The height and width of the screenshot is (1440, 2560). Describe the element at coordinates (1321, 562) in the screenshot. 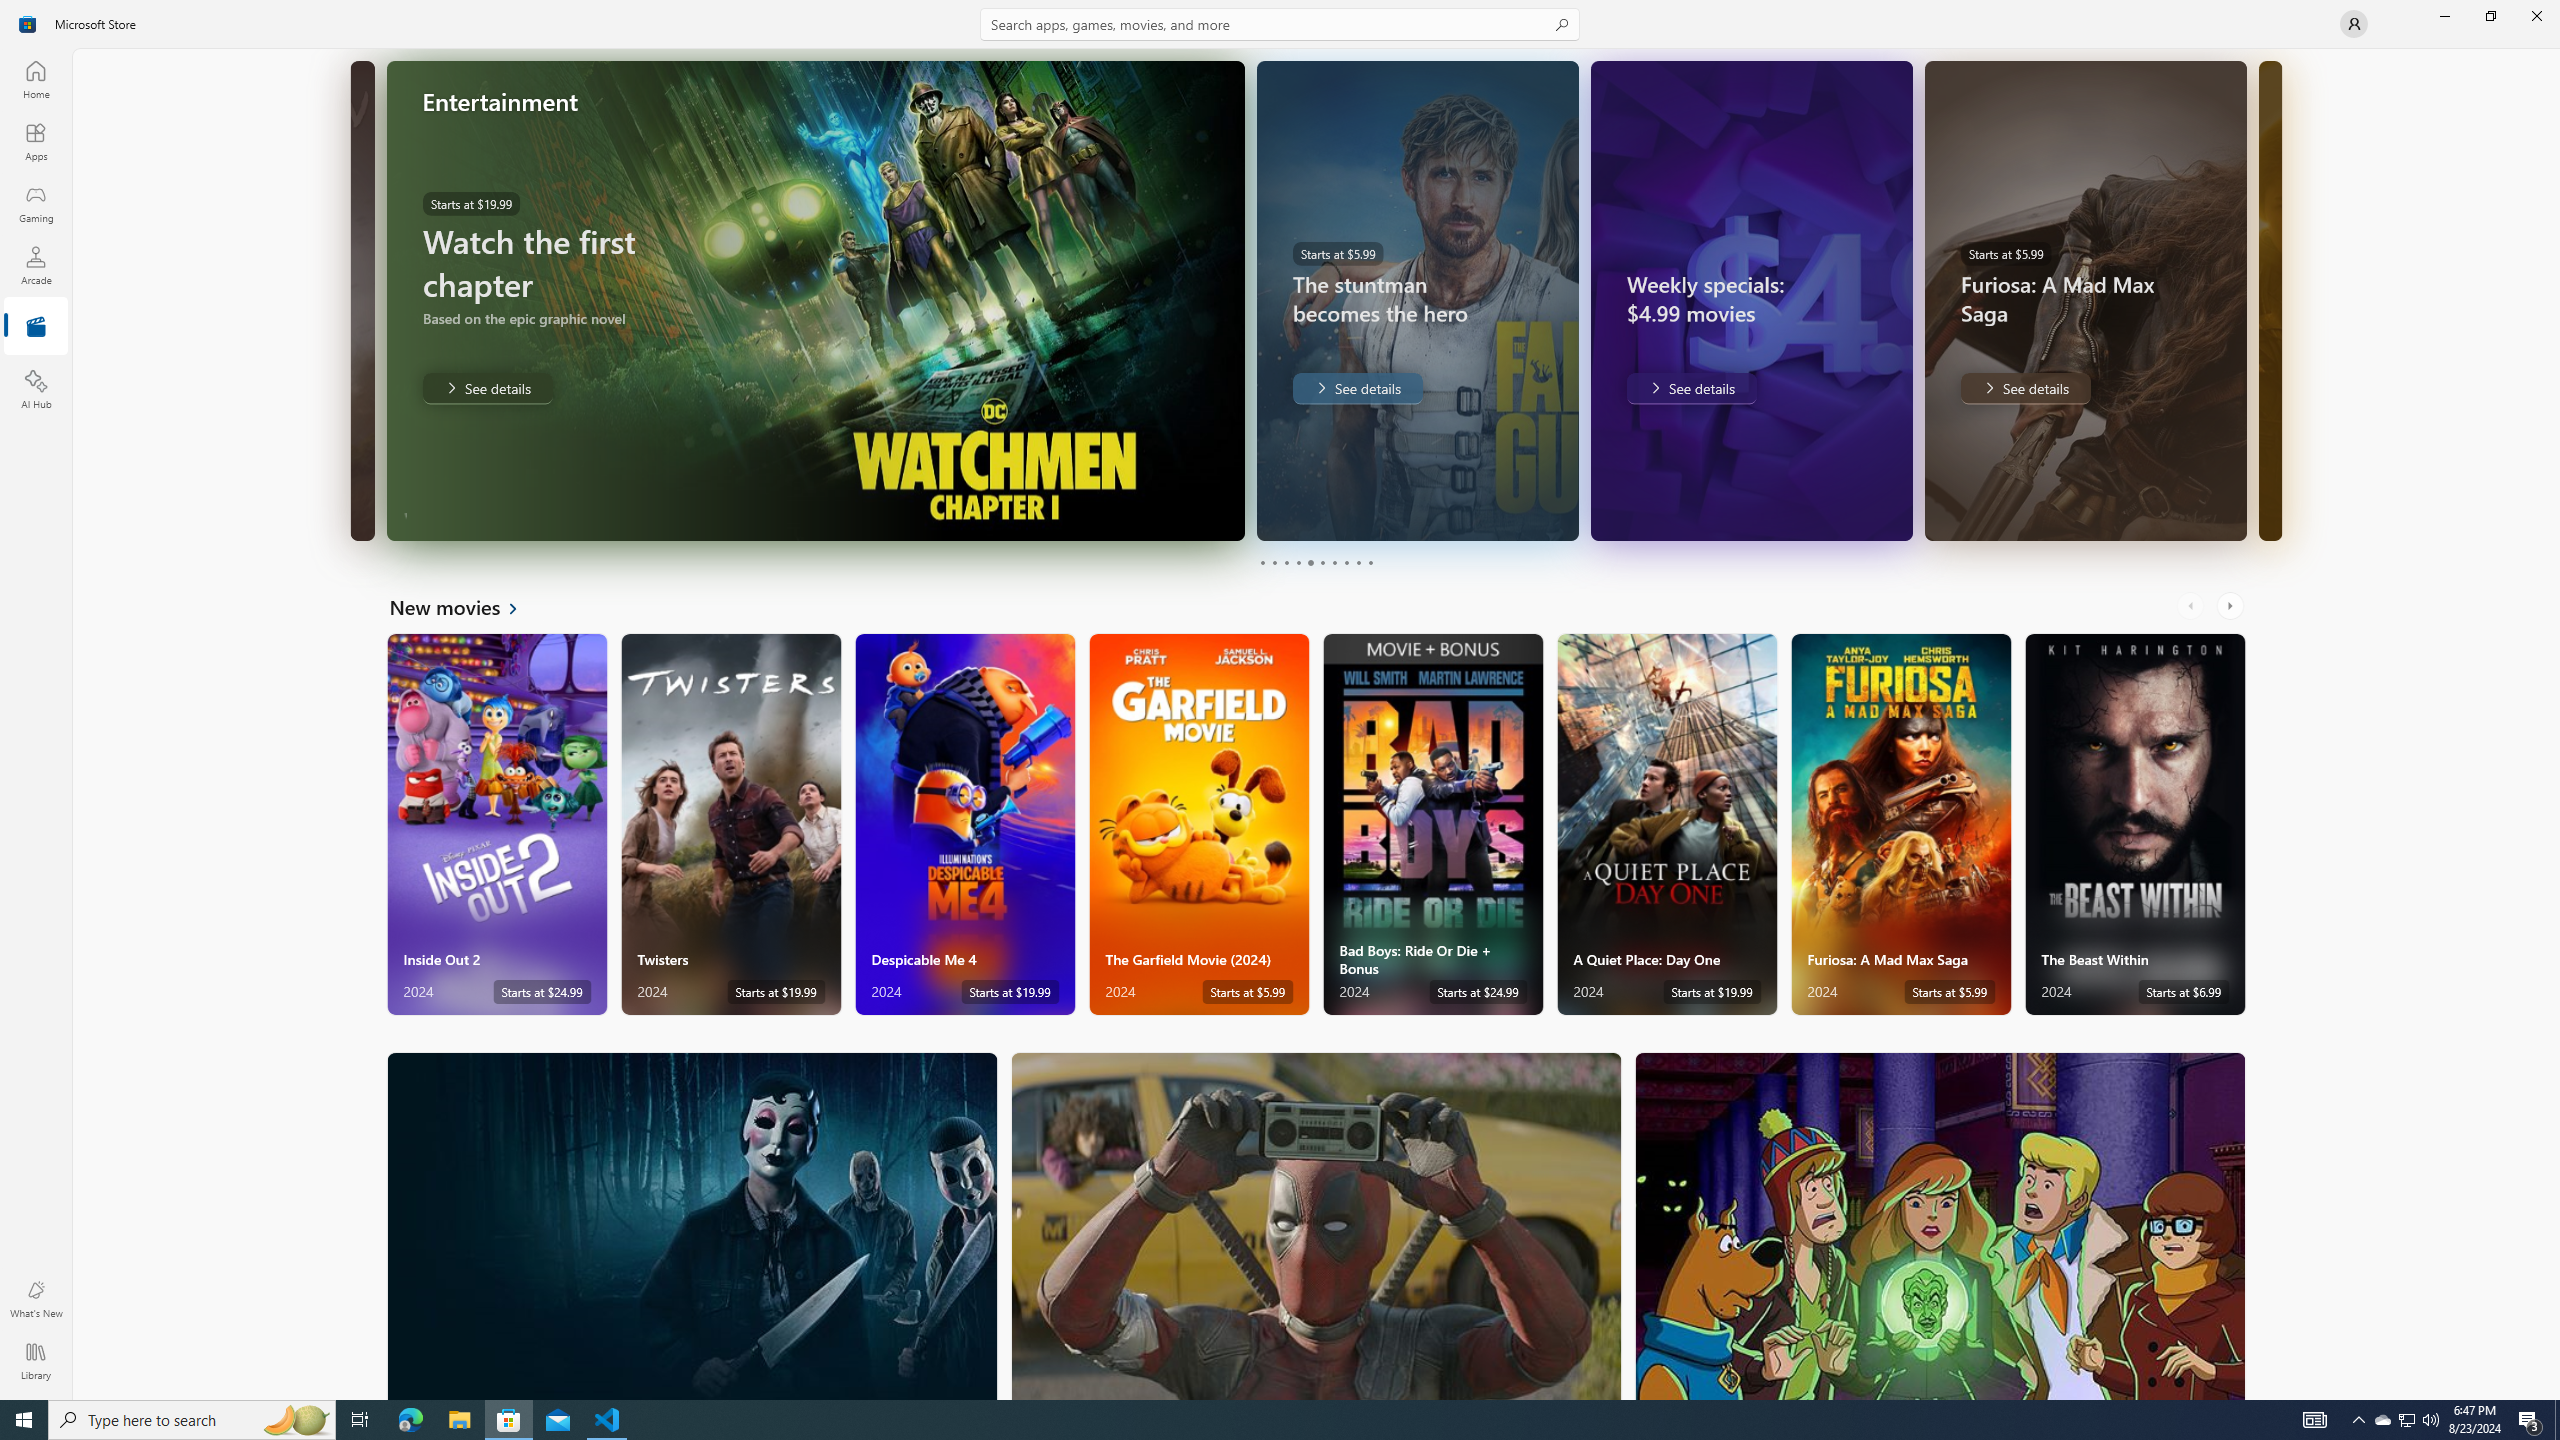

I see `'Page 6'` at that location.